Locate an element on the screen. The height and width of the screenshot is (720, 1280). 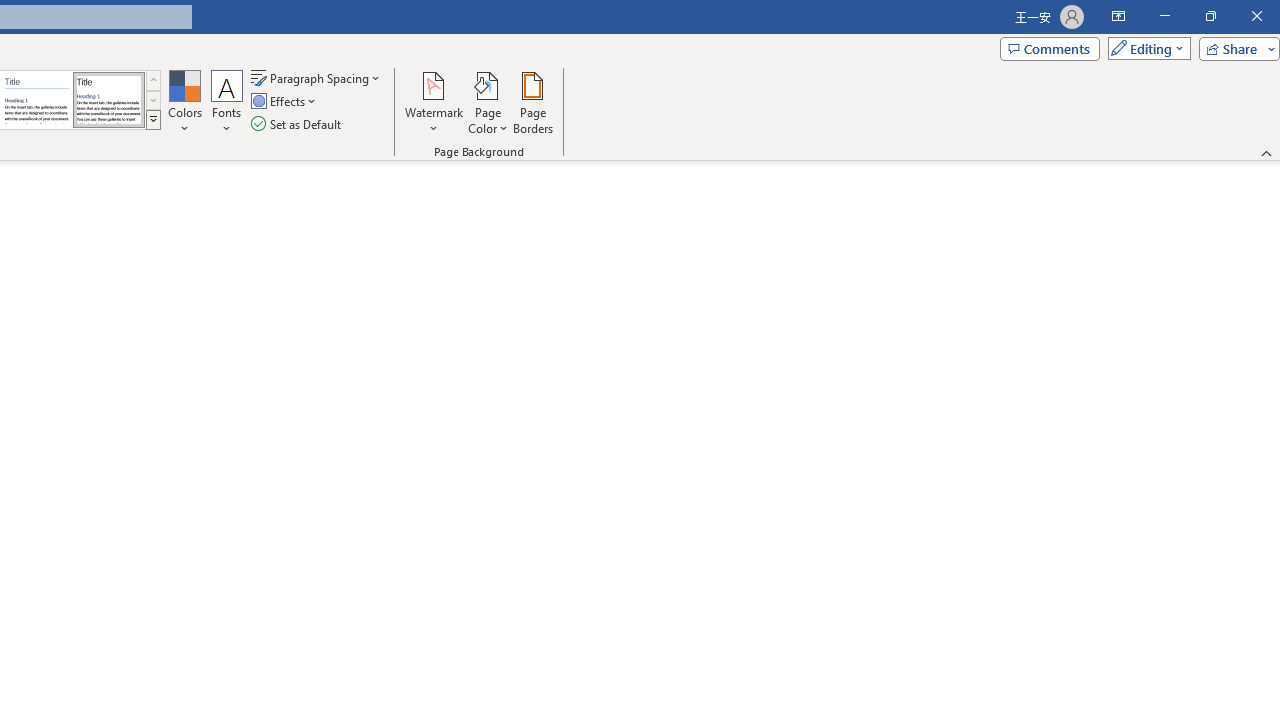
'Page Color' is located at coordinates (488, 103).